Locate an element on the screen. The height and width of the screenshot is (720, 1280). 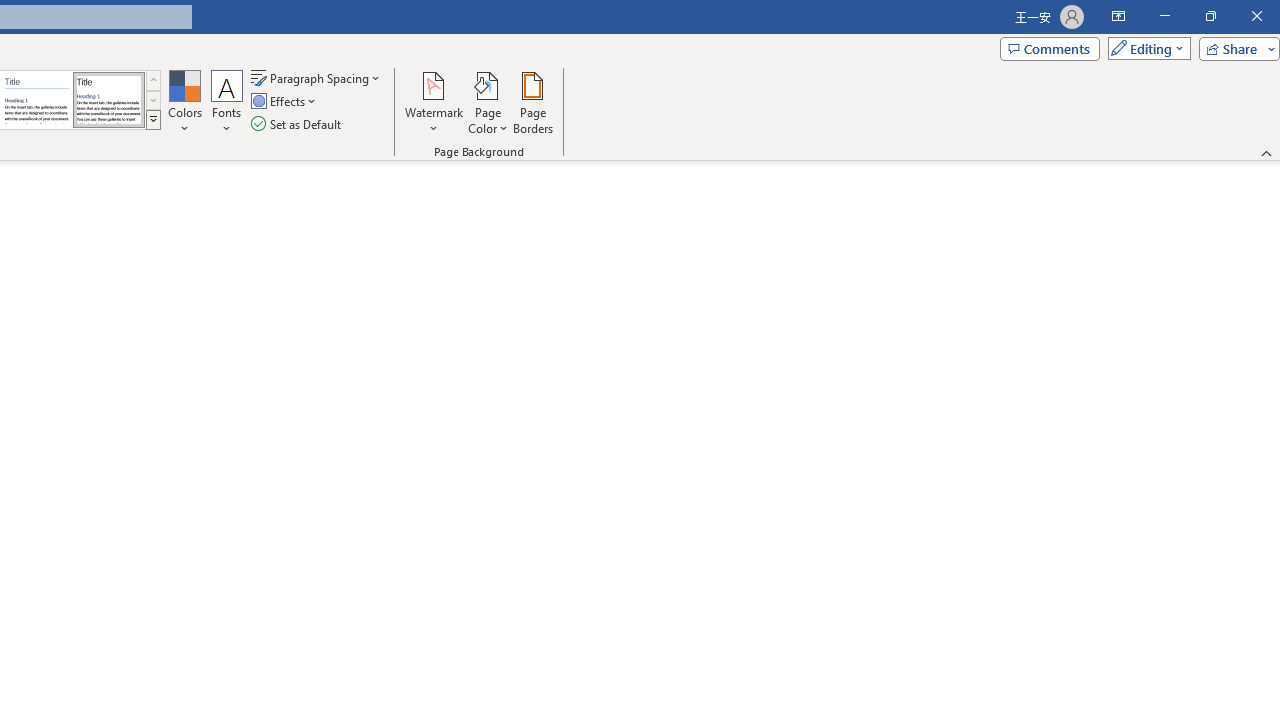
'Page Color' is located at coordinates (488, 103).